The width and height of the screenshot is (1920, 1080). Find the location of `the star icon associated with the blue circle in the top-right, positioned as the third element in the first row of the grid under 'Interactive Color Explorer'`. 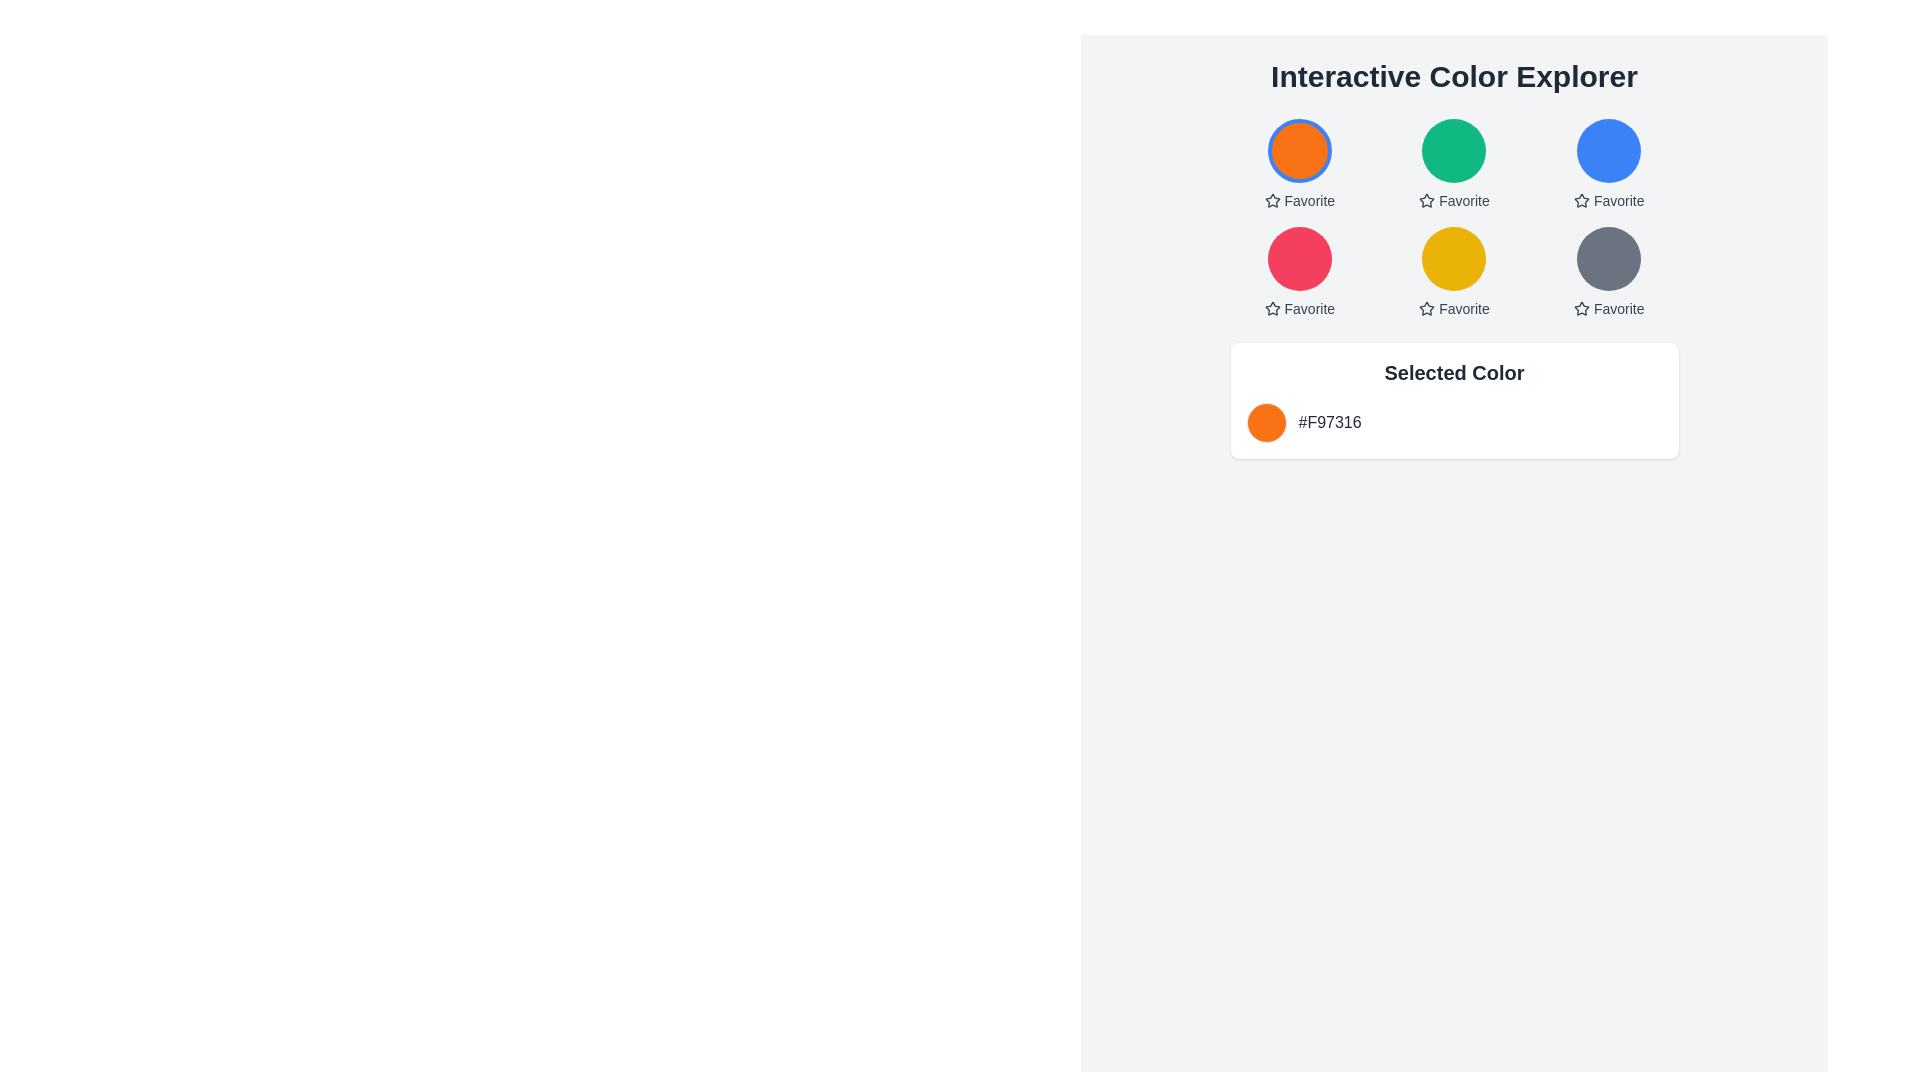

the star icon associated with the blue circle in the top-right, positioned as the third element in the first row of the grid under 'Interactive Color Explorer' is located at coordinates (1580, 200).